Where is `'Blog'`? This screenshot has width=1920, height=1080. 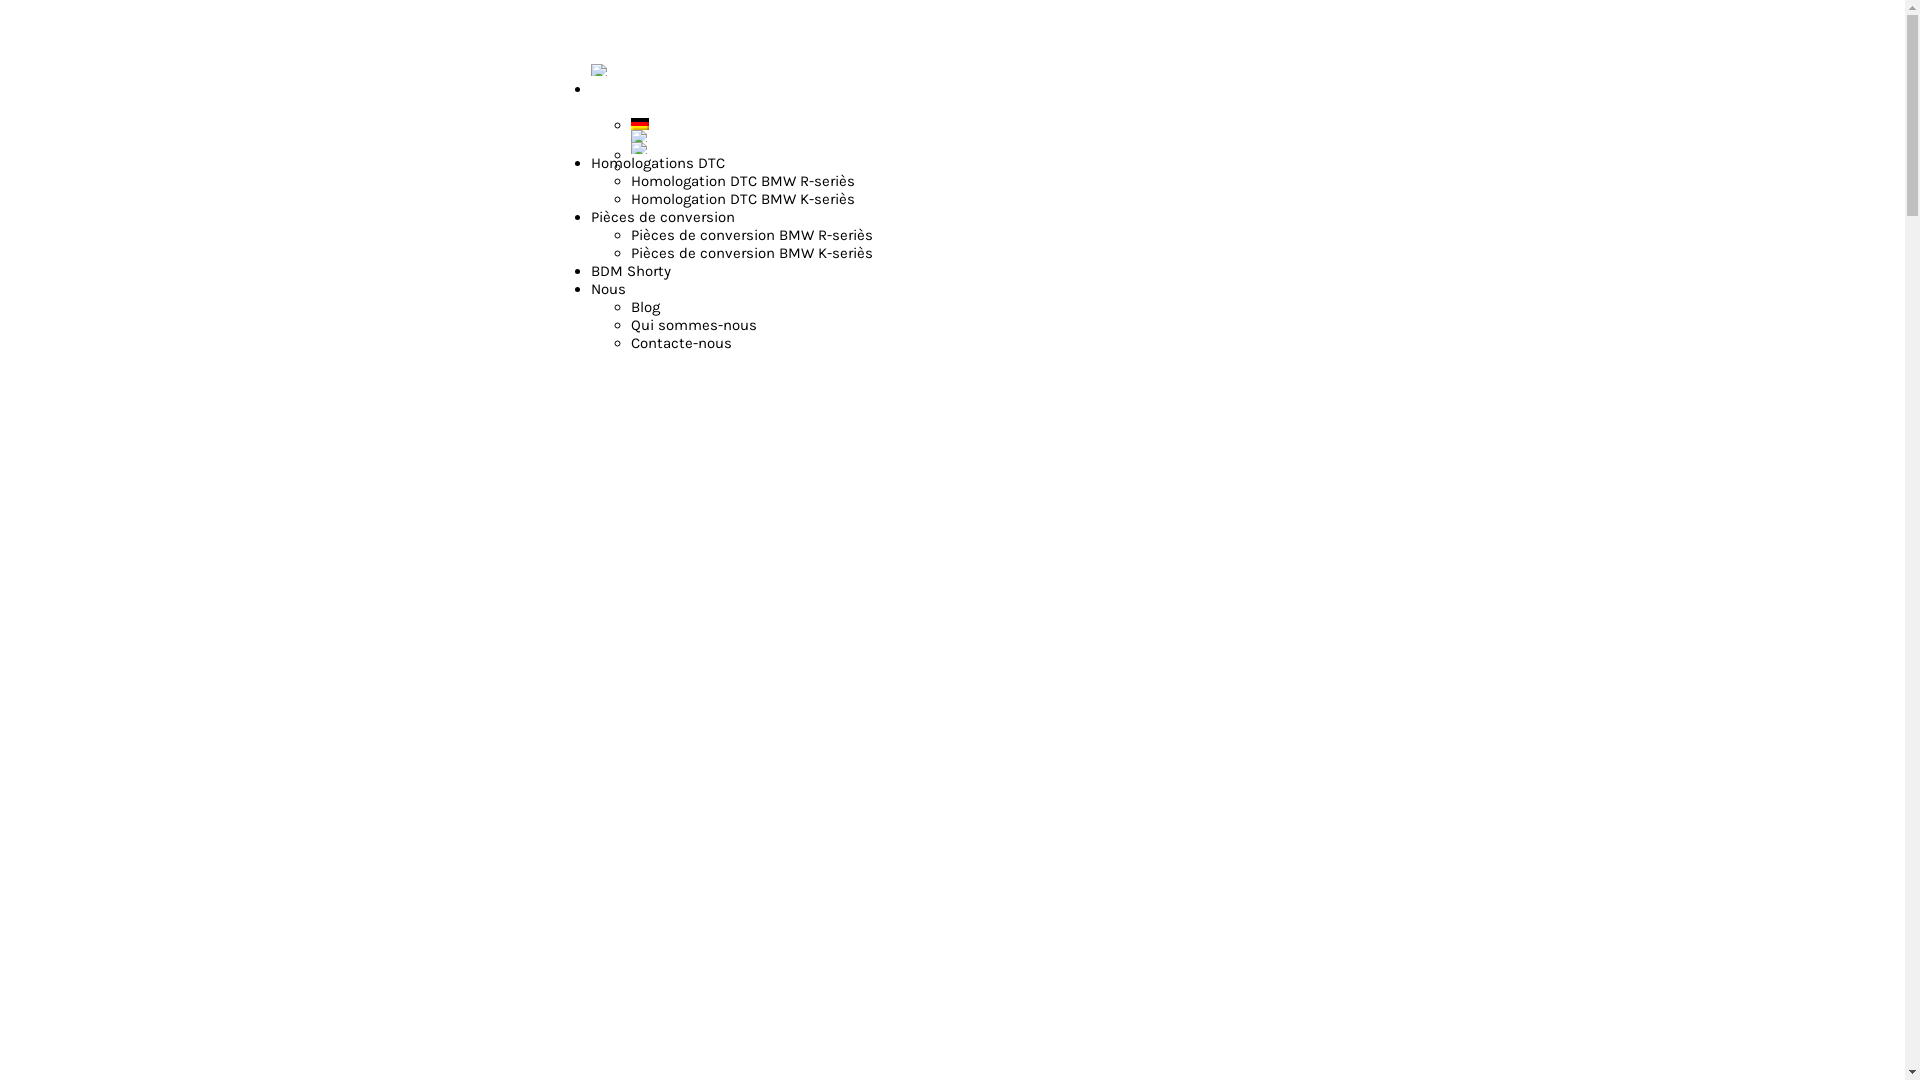 'Blog' is located at coordinates (629, 307).